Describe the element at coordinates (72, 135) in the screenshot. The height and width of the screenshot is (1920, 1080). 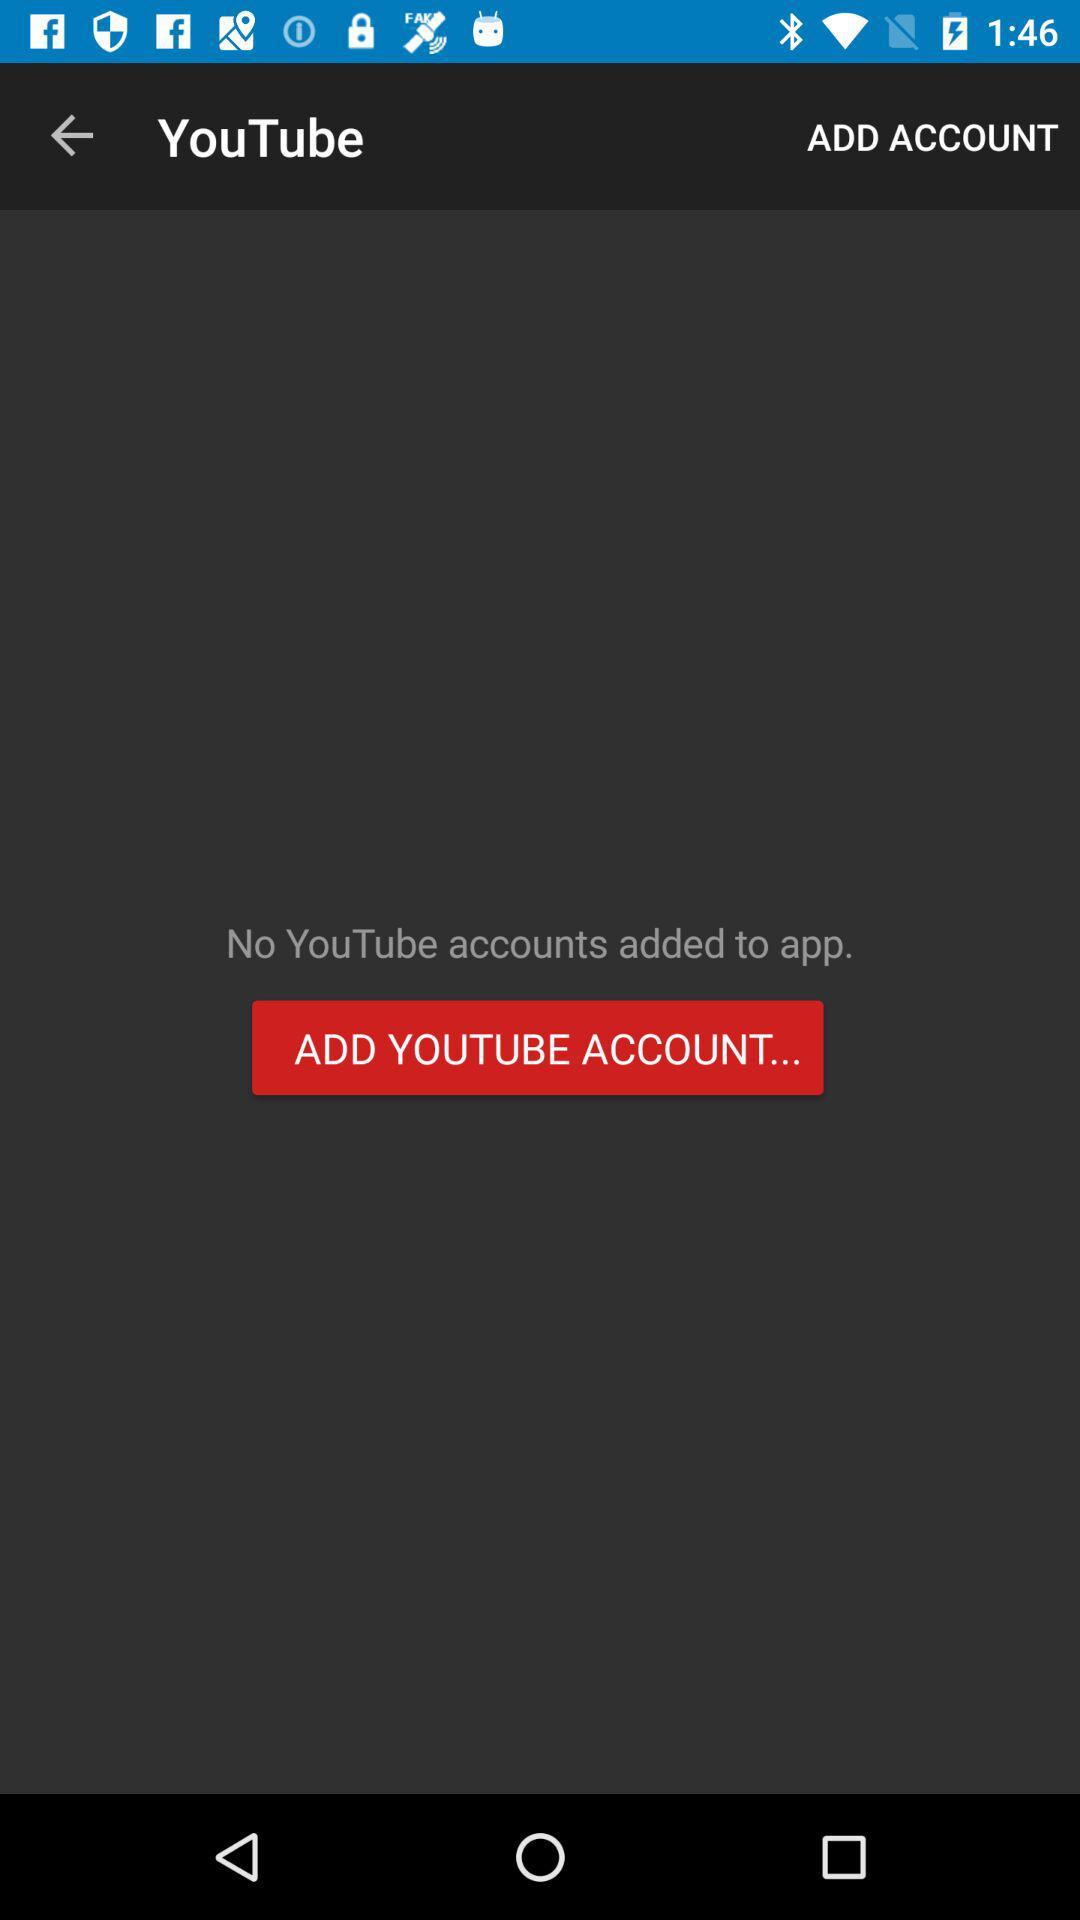
I see `icon next to the youtube item` at that location.